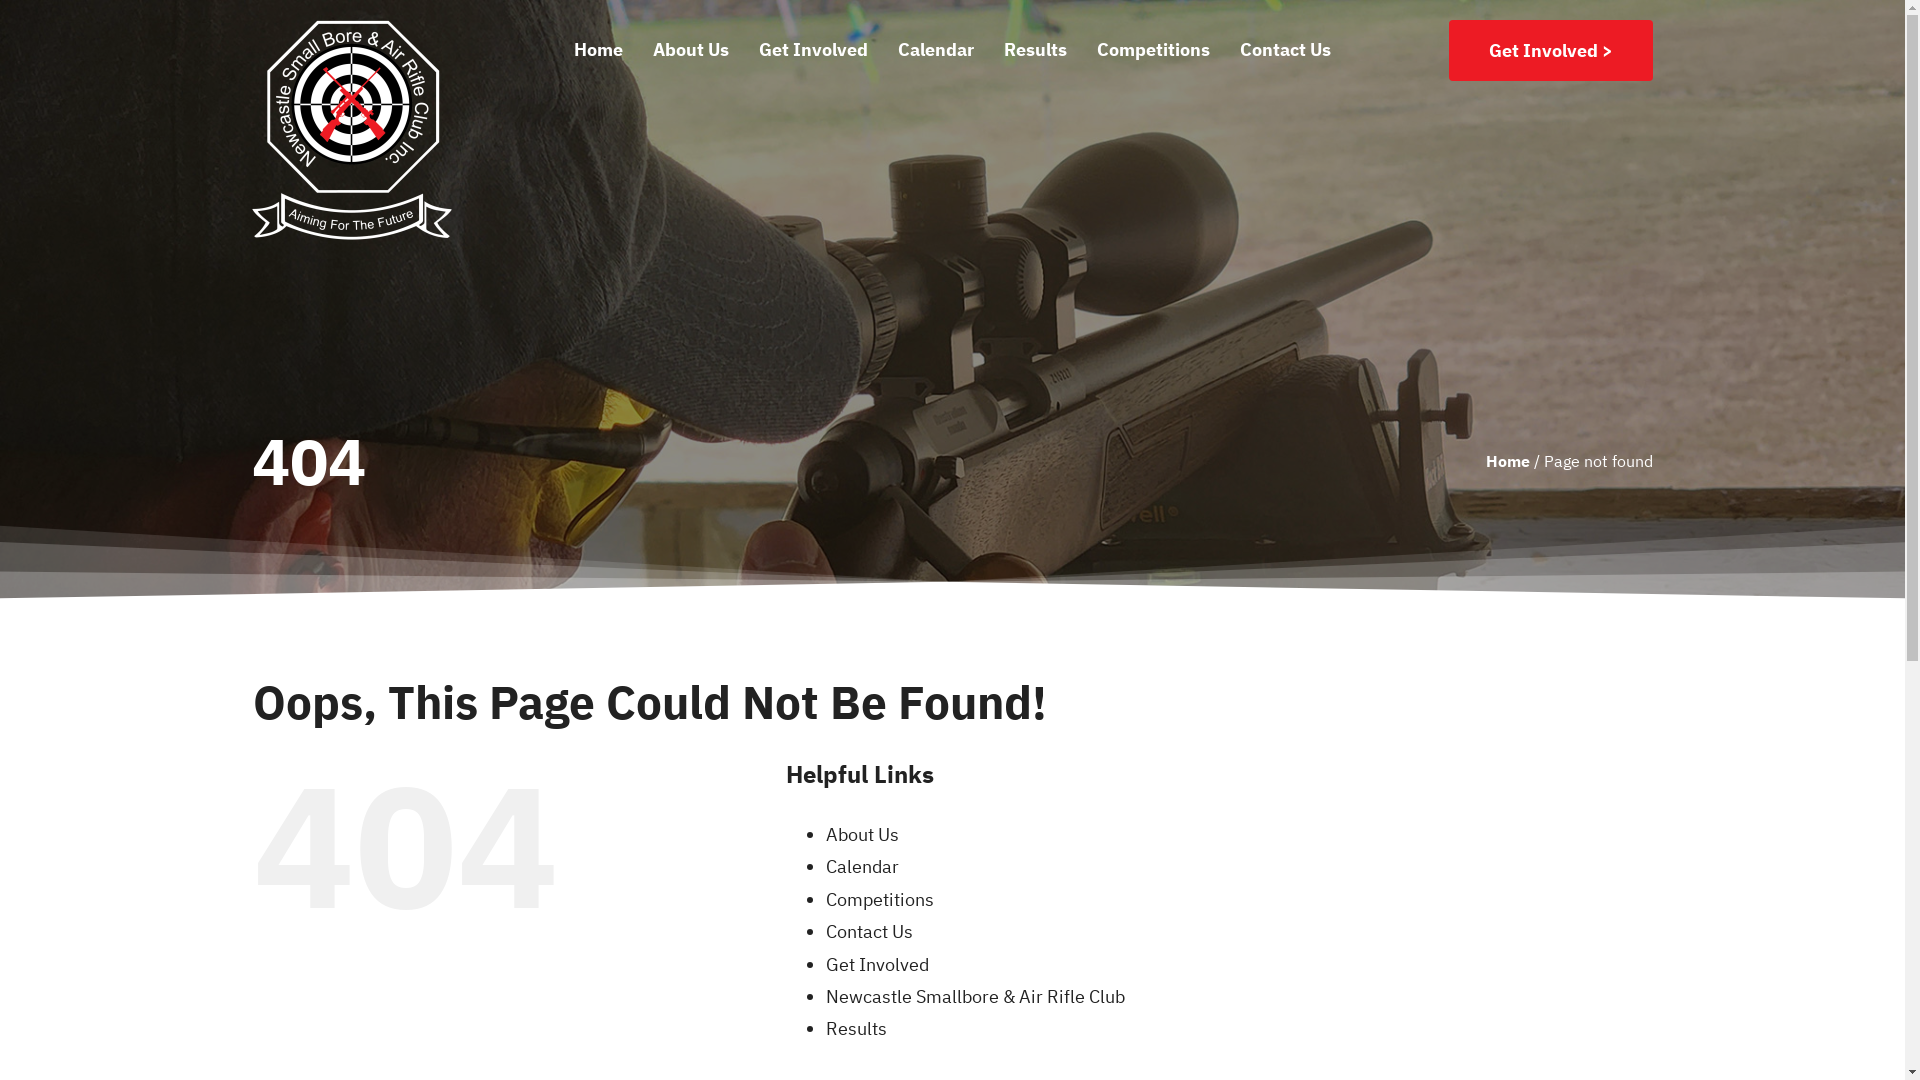 This screenshot has width=1920, height=1080. I want to click on 'Calendar', so click(935, 49).